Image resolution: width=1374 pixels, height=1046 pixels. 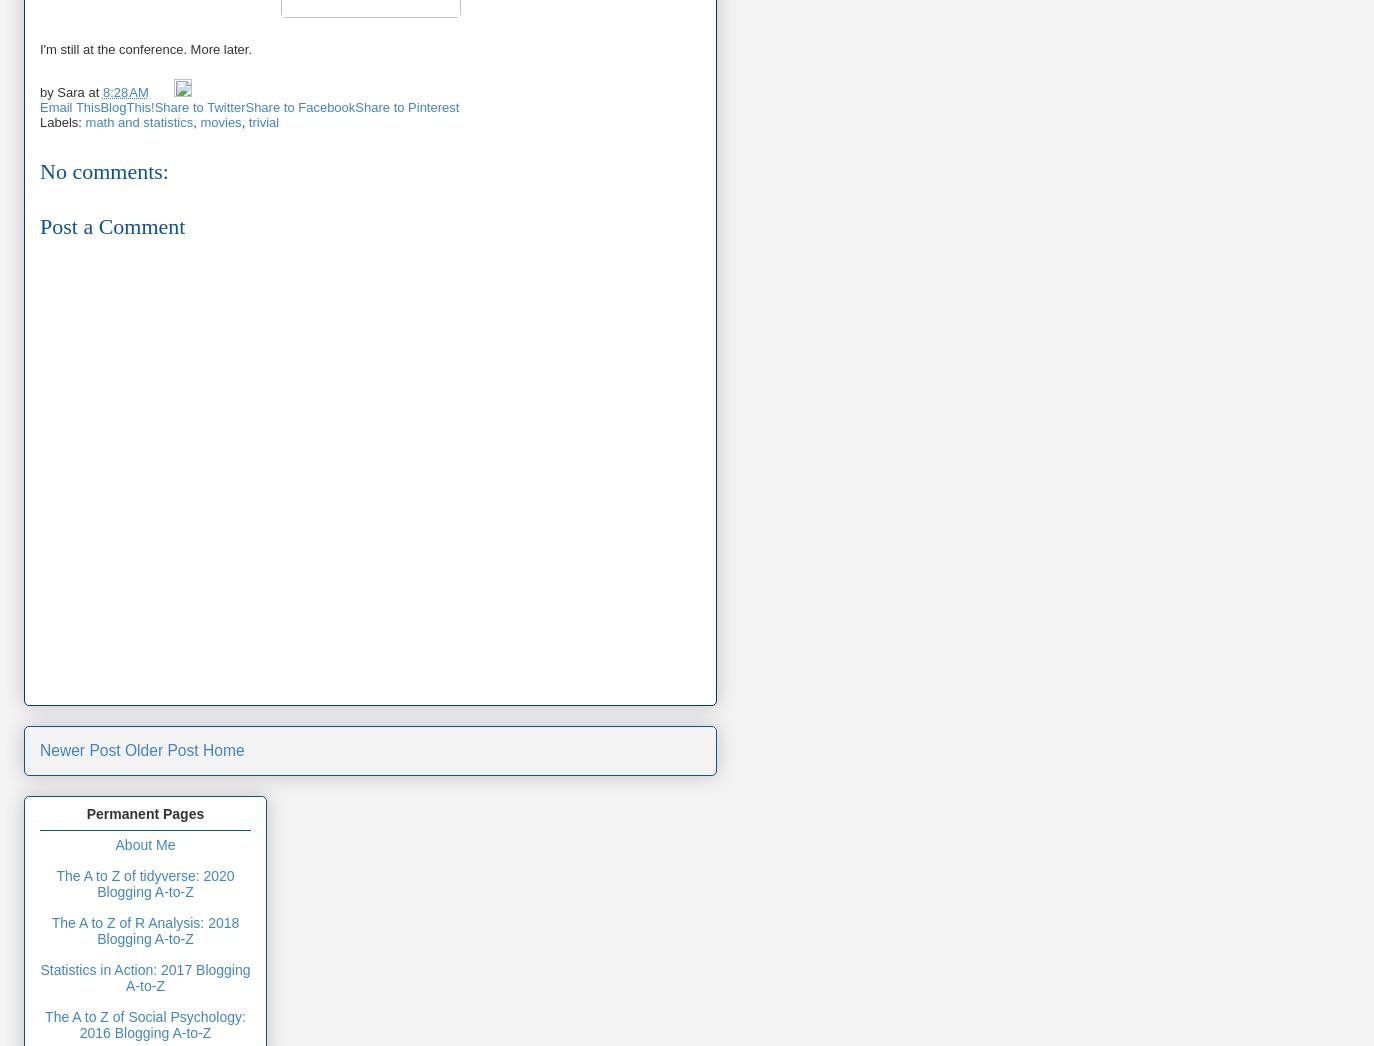 What do you see at coordinates (138, 120) in the screenshot?
I see `'math and statistics'` at bounding box center [138, 120].